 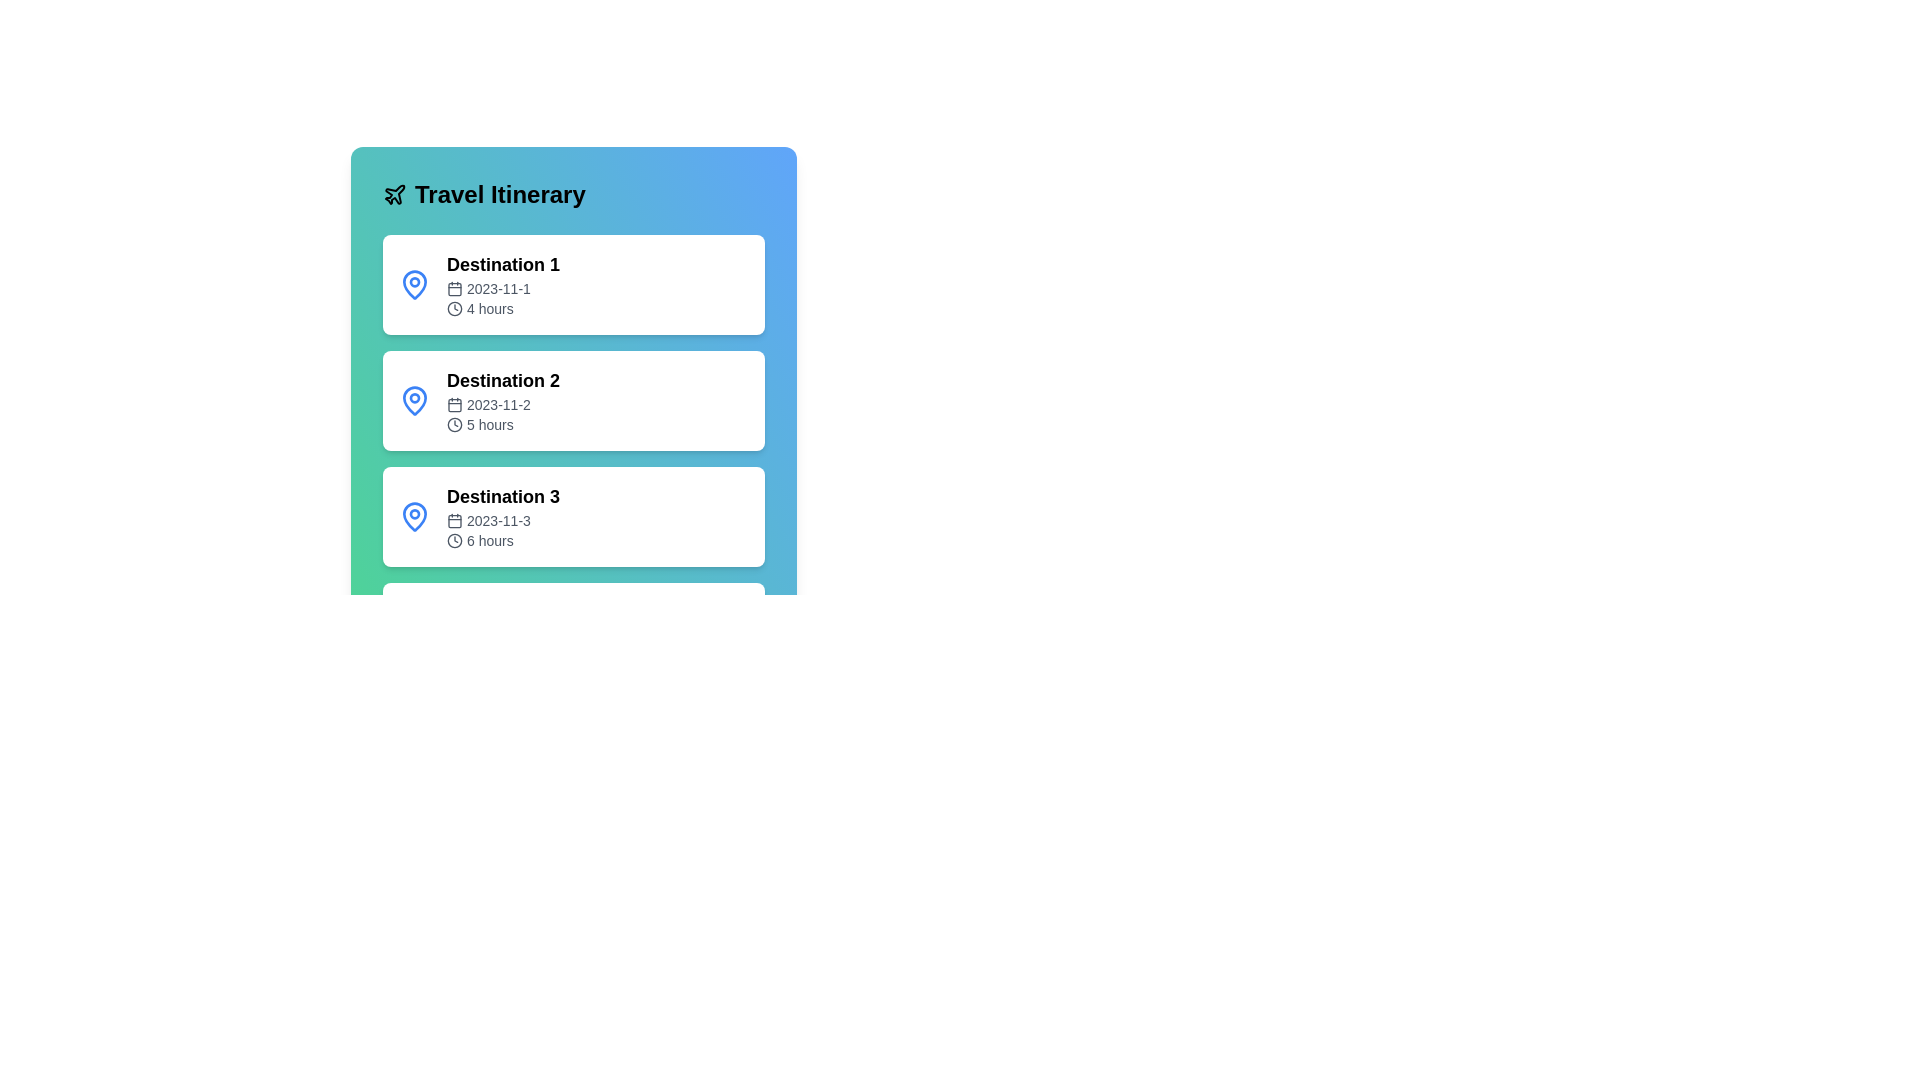 What do you see at coordinates (394, 195) in the screenshot?
I see `the black airplane outline icon located at the far left of the panel before the text 'Travel Itinerary'` at bounding box center [394, 195].